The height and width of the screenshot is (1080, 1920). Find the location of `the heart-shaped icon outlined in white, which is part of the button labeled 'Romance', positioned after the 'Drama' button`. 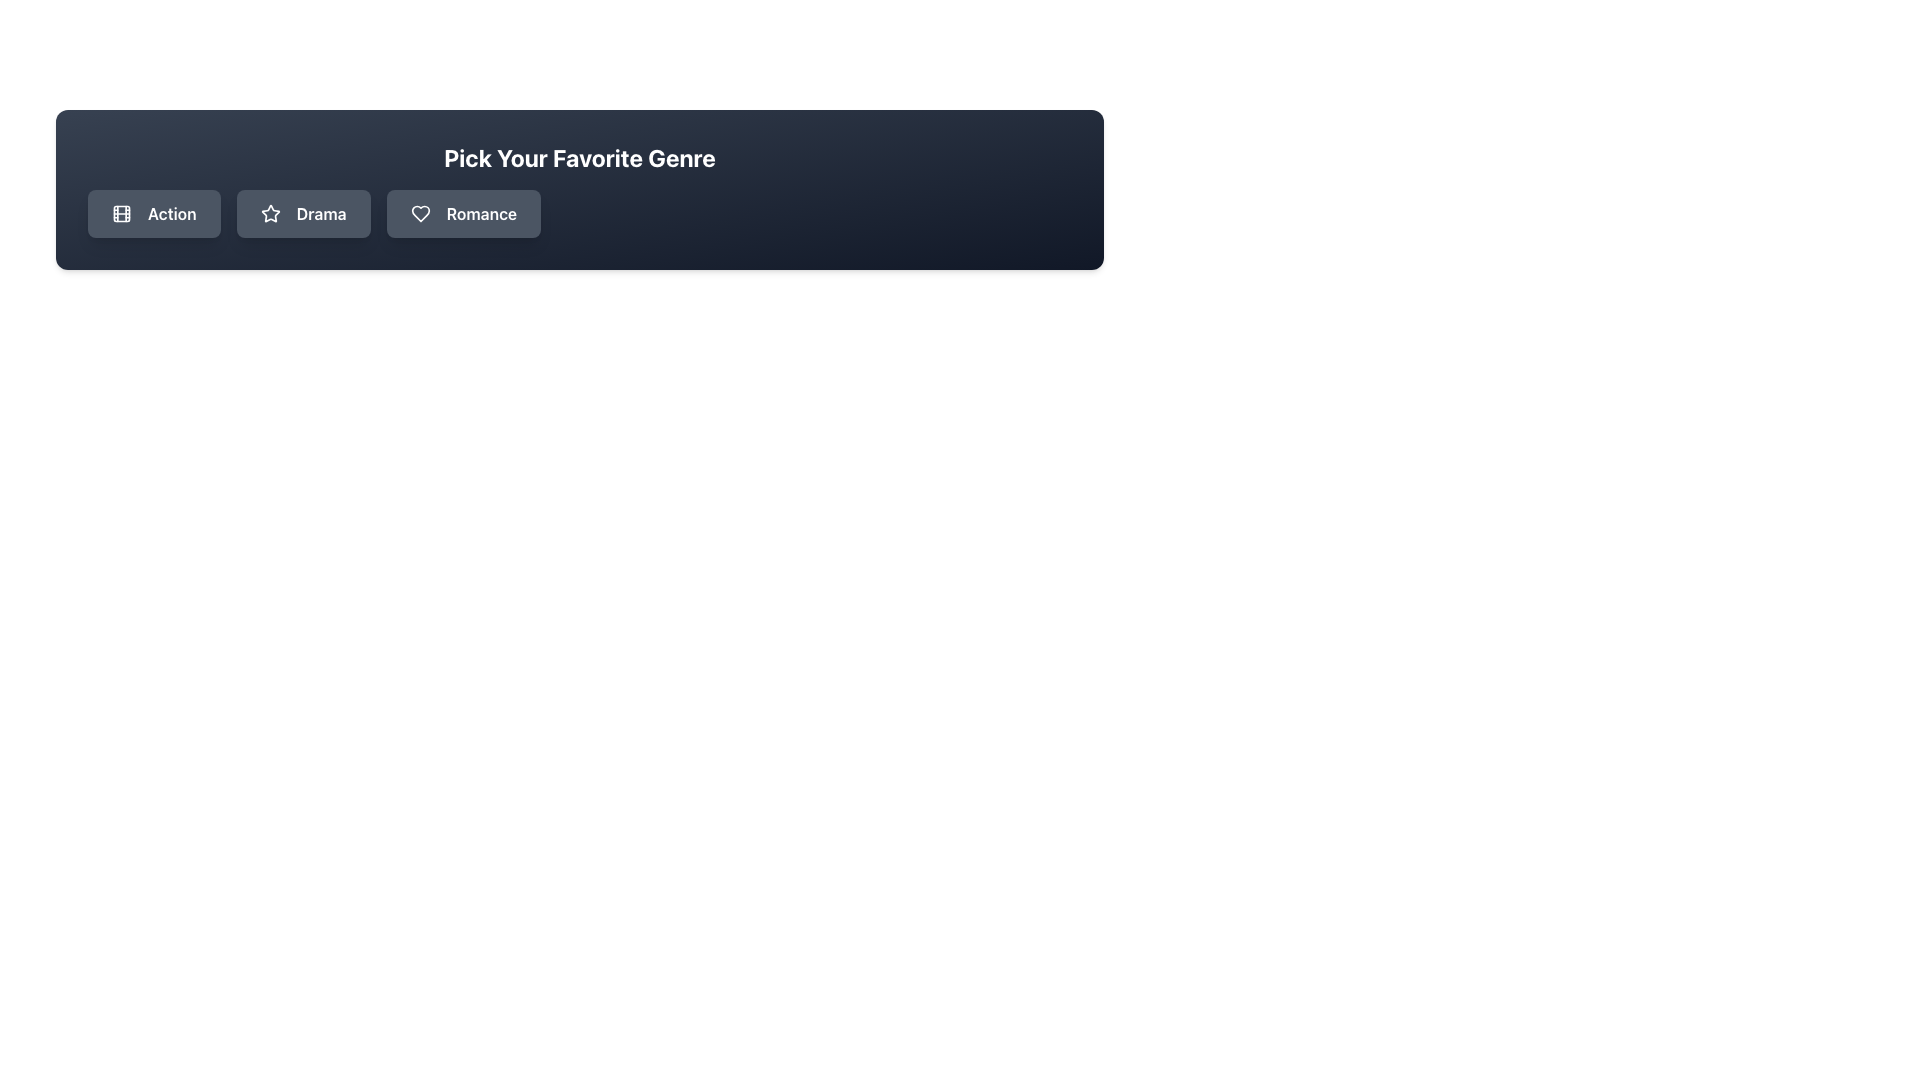

the heart-shaped icon outlined in white, which is part of the button labeled 'Romance', positioned after the 'Drama' button is located at coordinates (419, 213).